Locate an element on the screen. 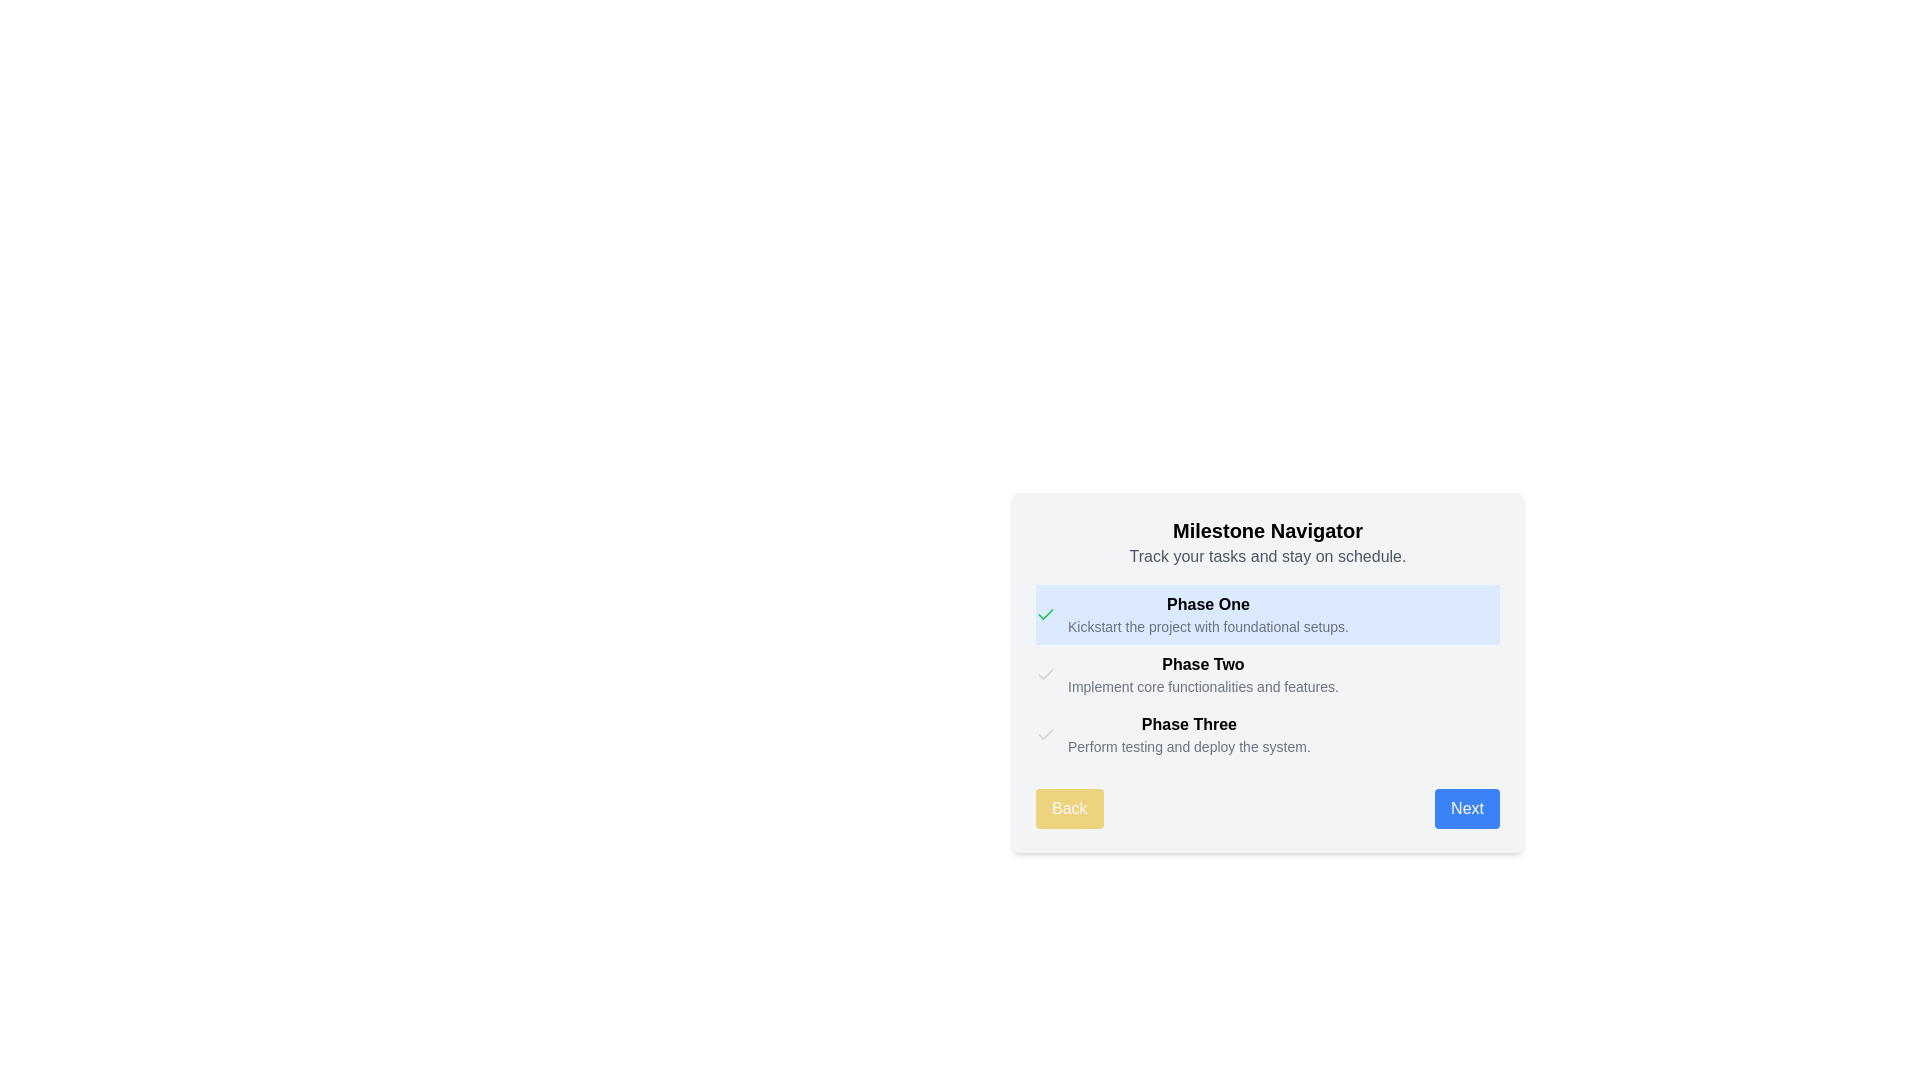  the Text Label that serves as a title for the second phase of the project, positioned between the 'Phase One' and 'Phase Three' milestones is located at coordinates (1202, 664).